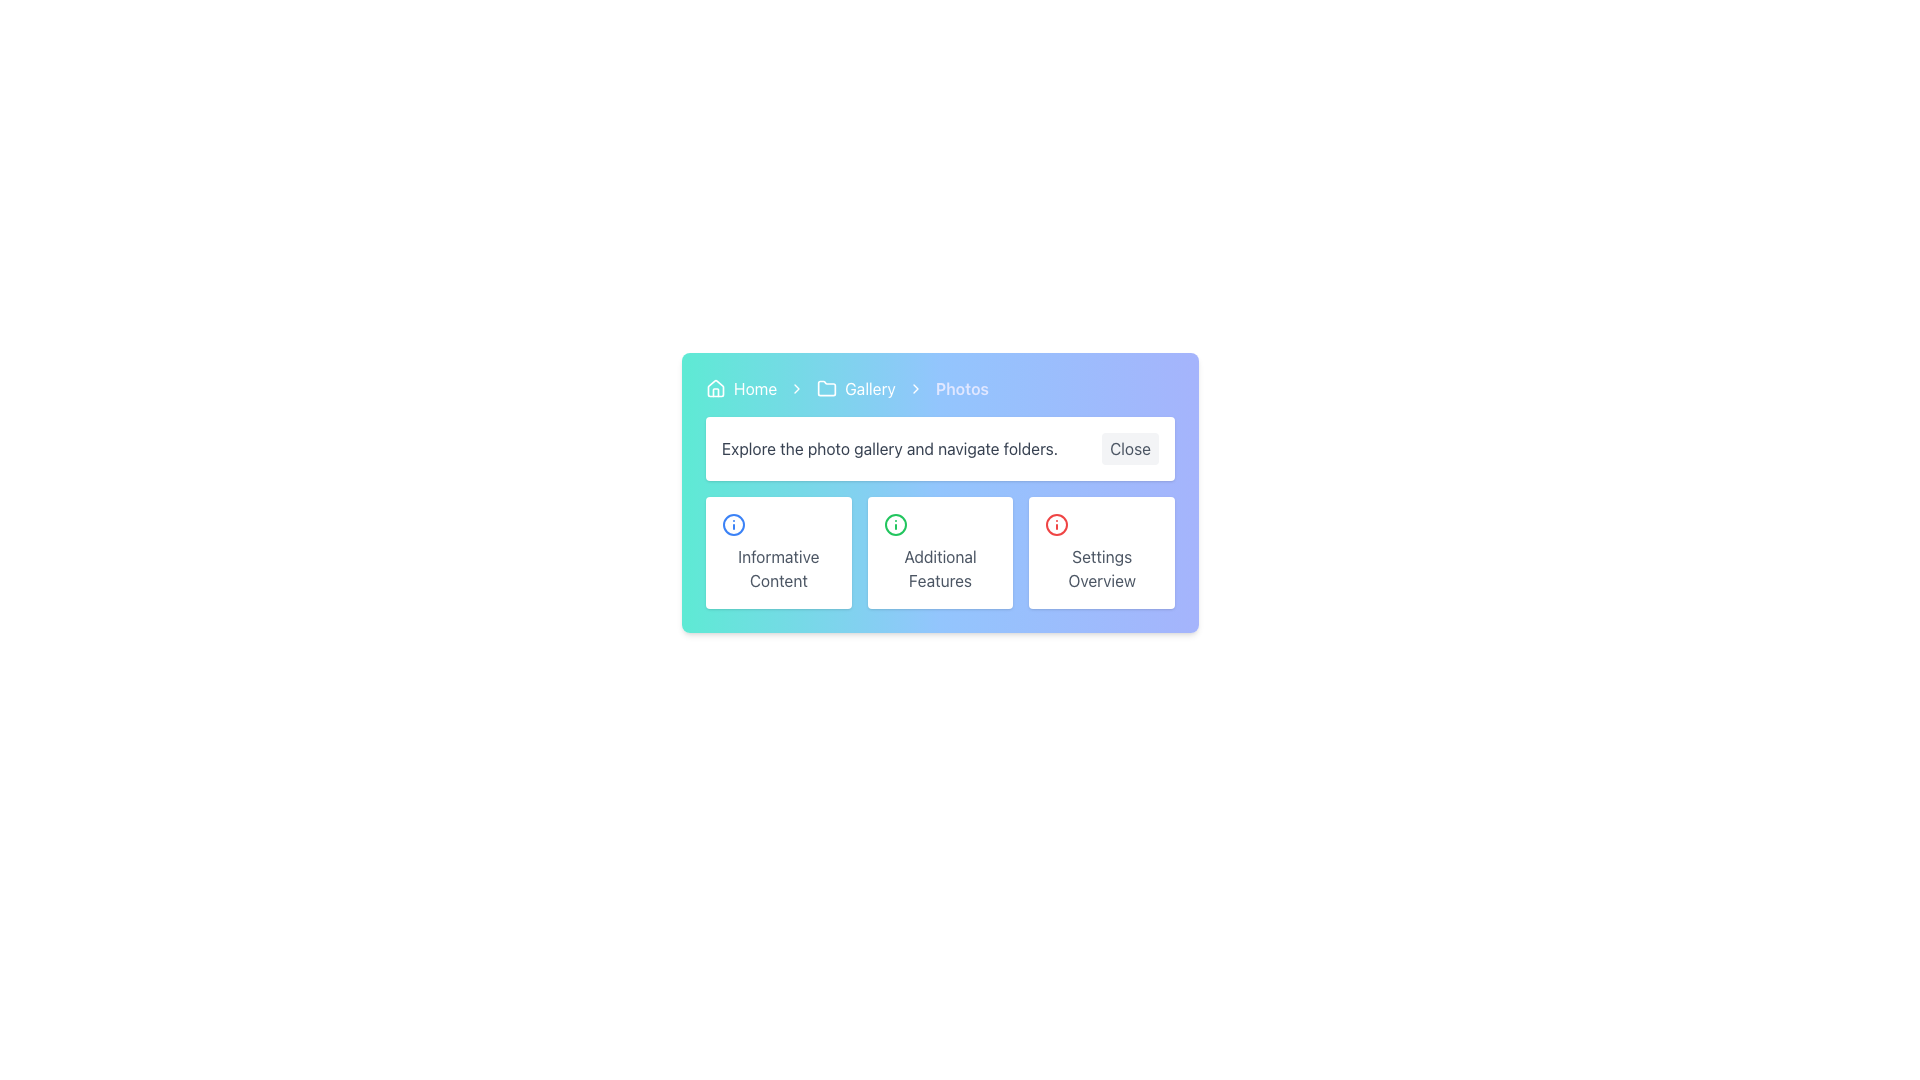  Describe the element at coordinates (733, 523) in the screenshot. I see `the circular graphic element representing the general information category located in the lower-left informational box labeled 'Informative Content.'` at that location.